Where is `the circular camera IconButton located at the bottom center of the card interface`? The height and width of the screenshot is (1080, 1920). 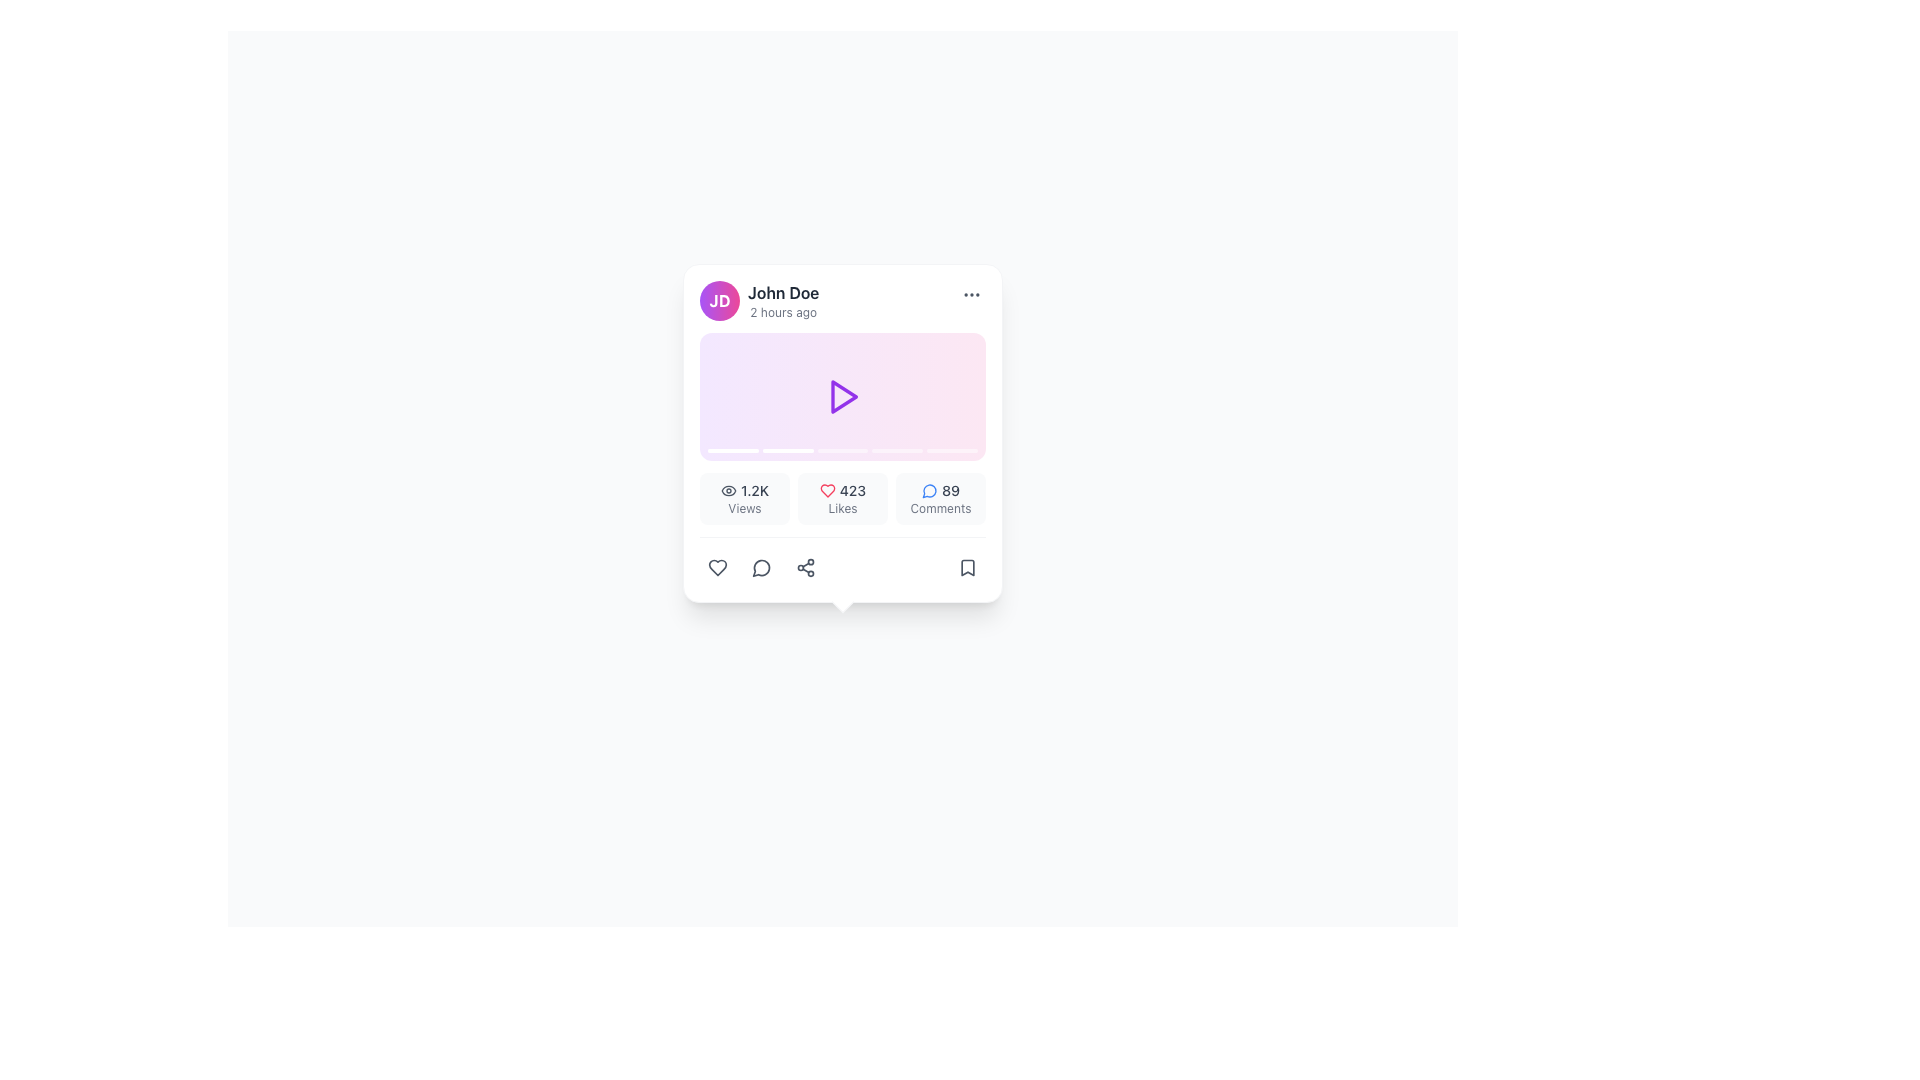
the circular camera IconButton located at the bottom center of the card interface is located at coordinates (843, 570).